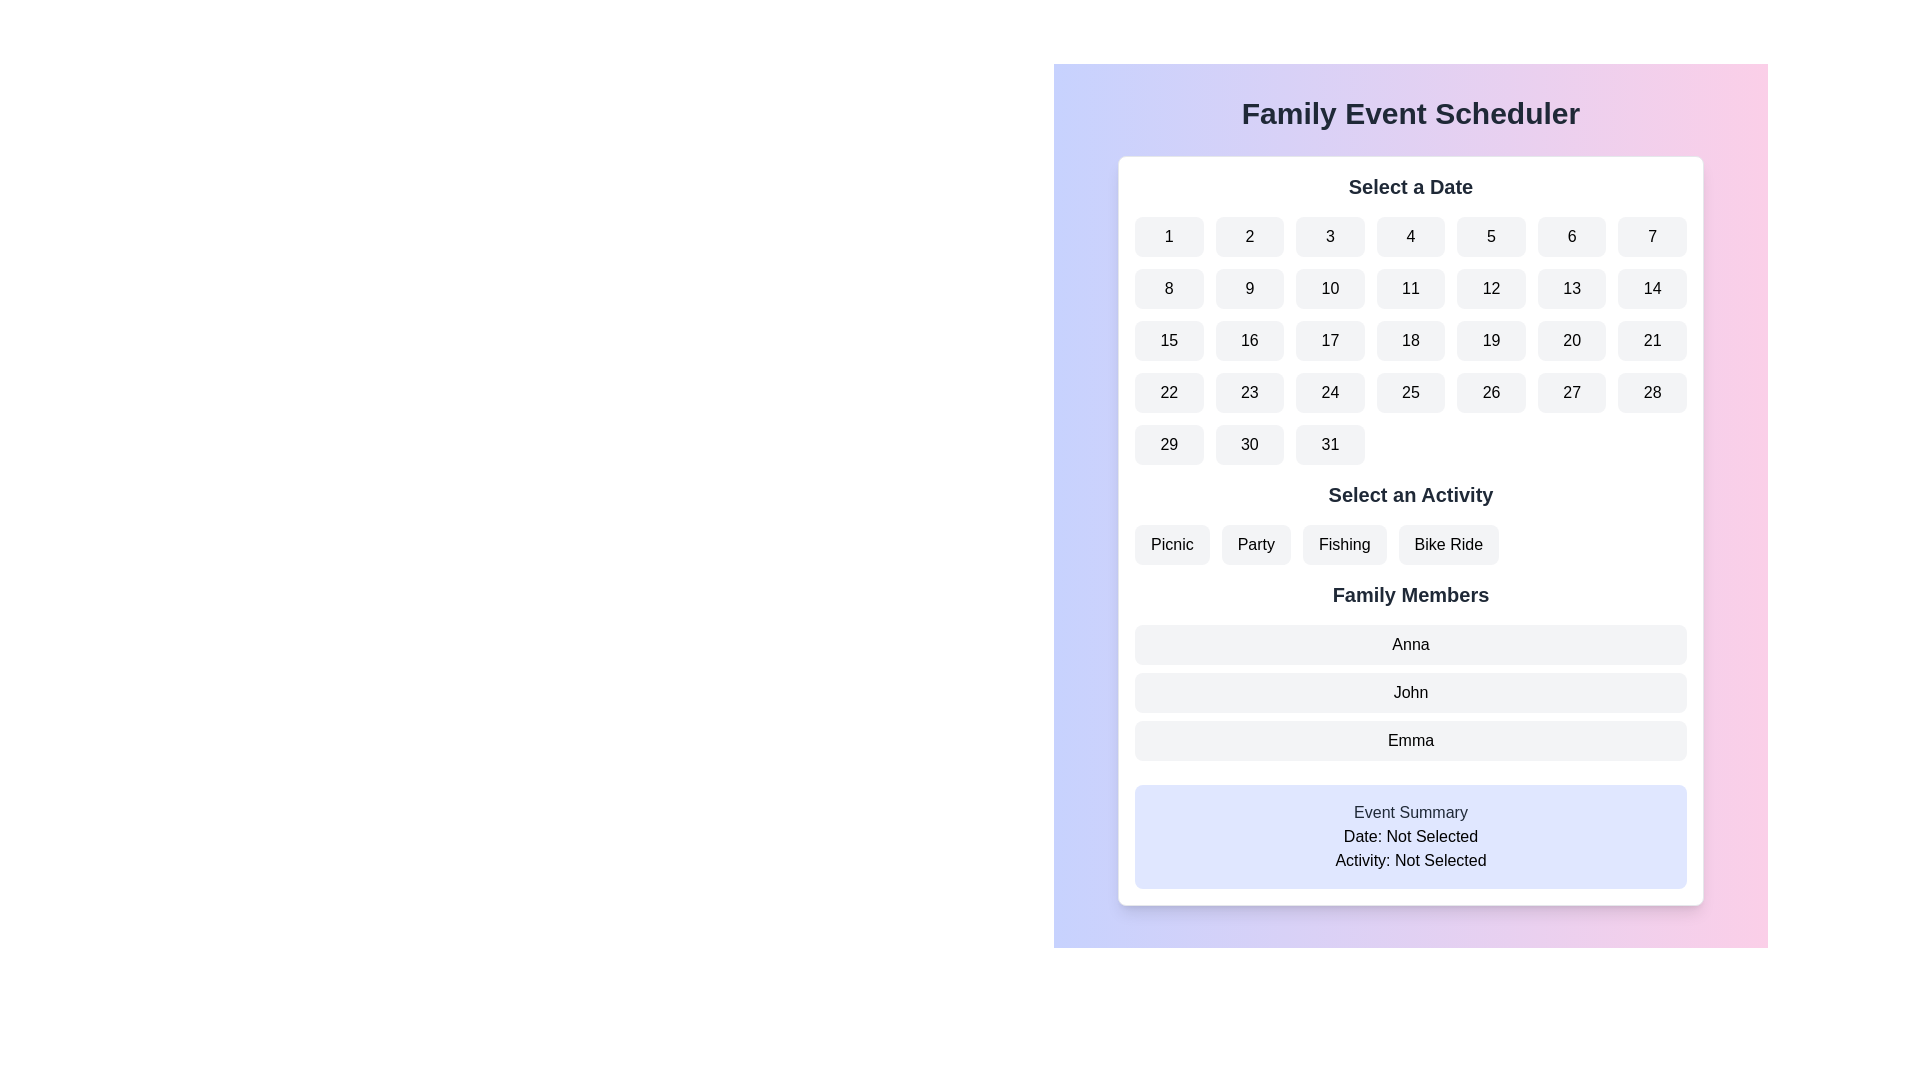 This screenshot has width=1920, height=1080. What do you see at coordinates (1255, 544) in the screenshot?
I see `the 'Party' button, which is the second button in a row under the header 'Select an Activity'` at bounding box center [1255, 544].